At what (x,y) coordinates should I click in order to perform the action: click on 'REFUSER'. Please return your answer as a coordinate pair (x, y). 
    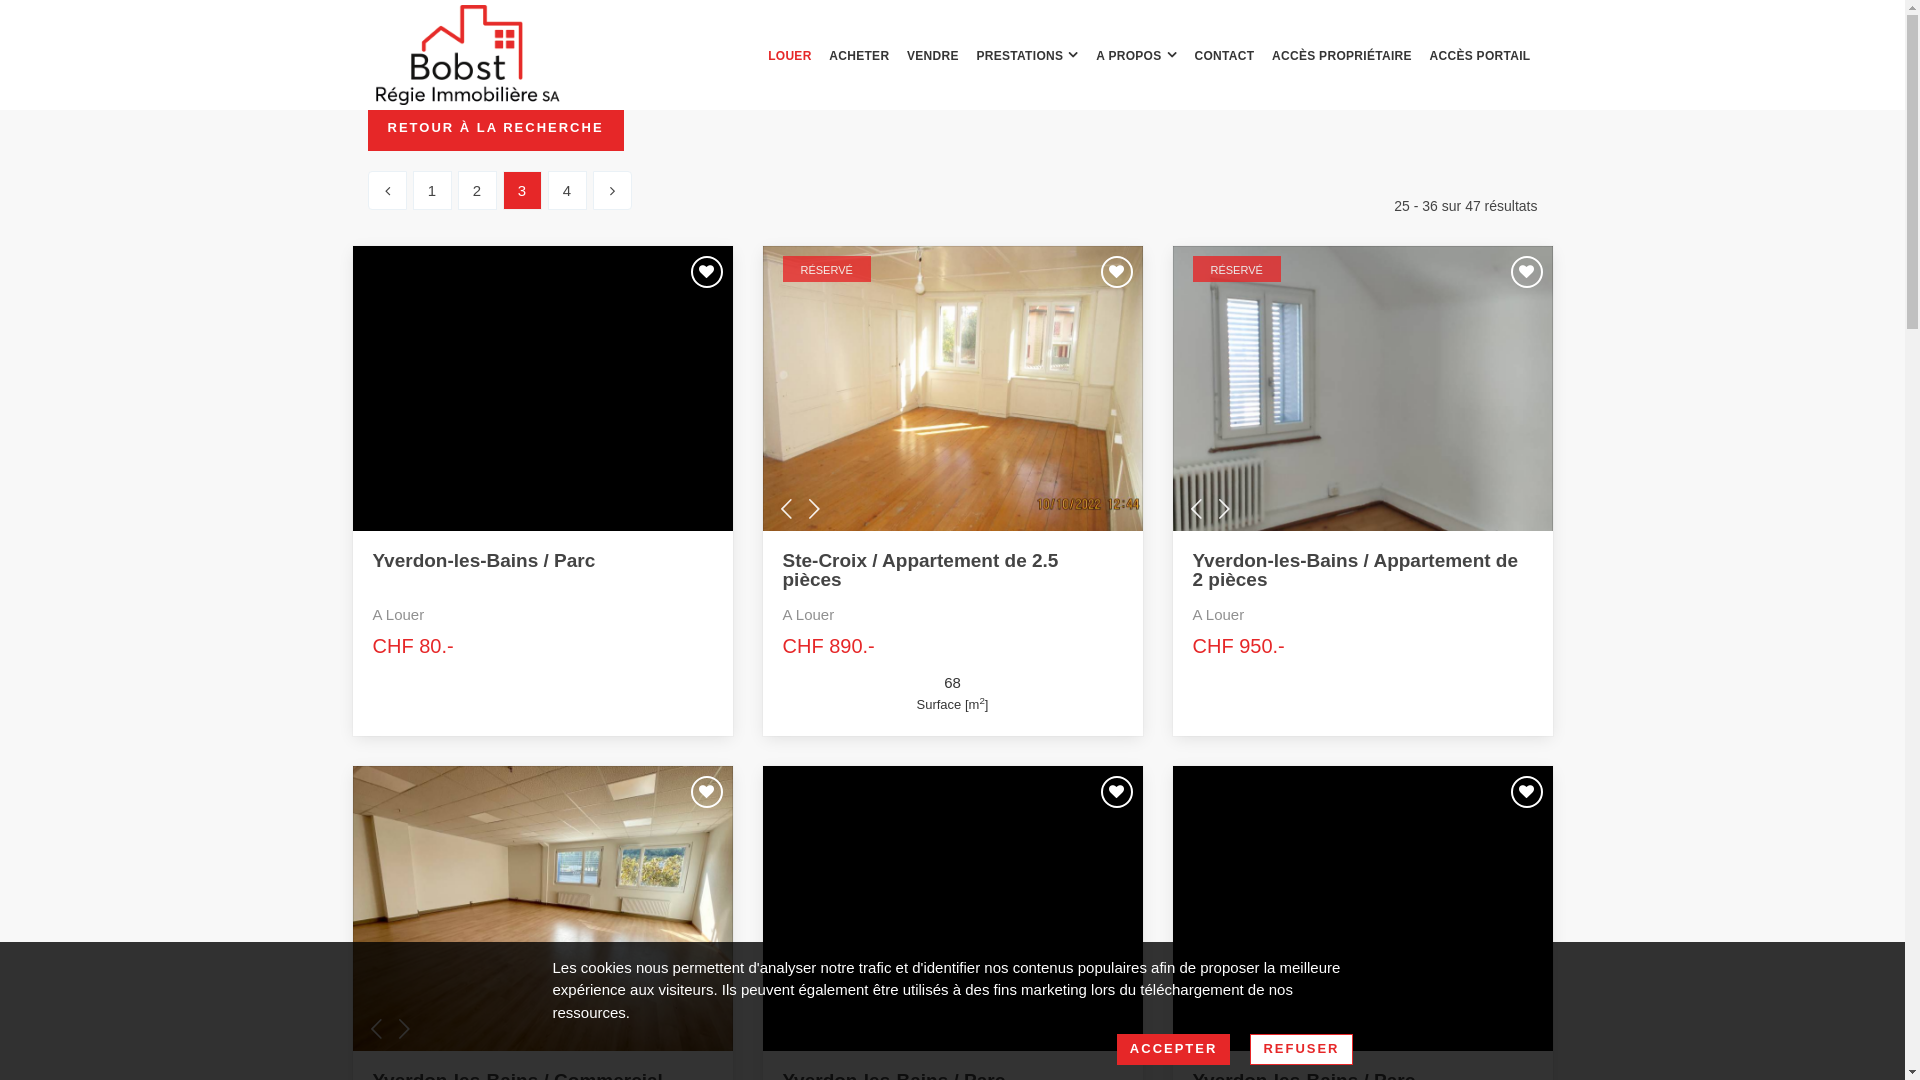
    Looking at the image, I should click on (1300, 1048).